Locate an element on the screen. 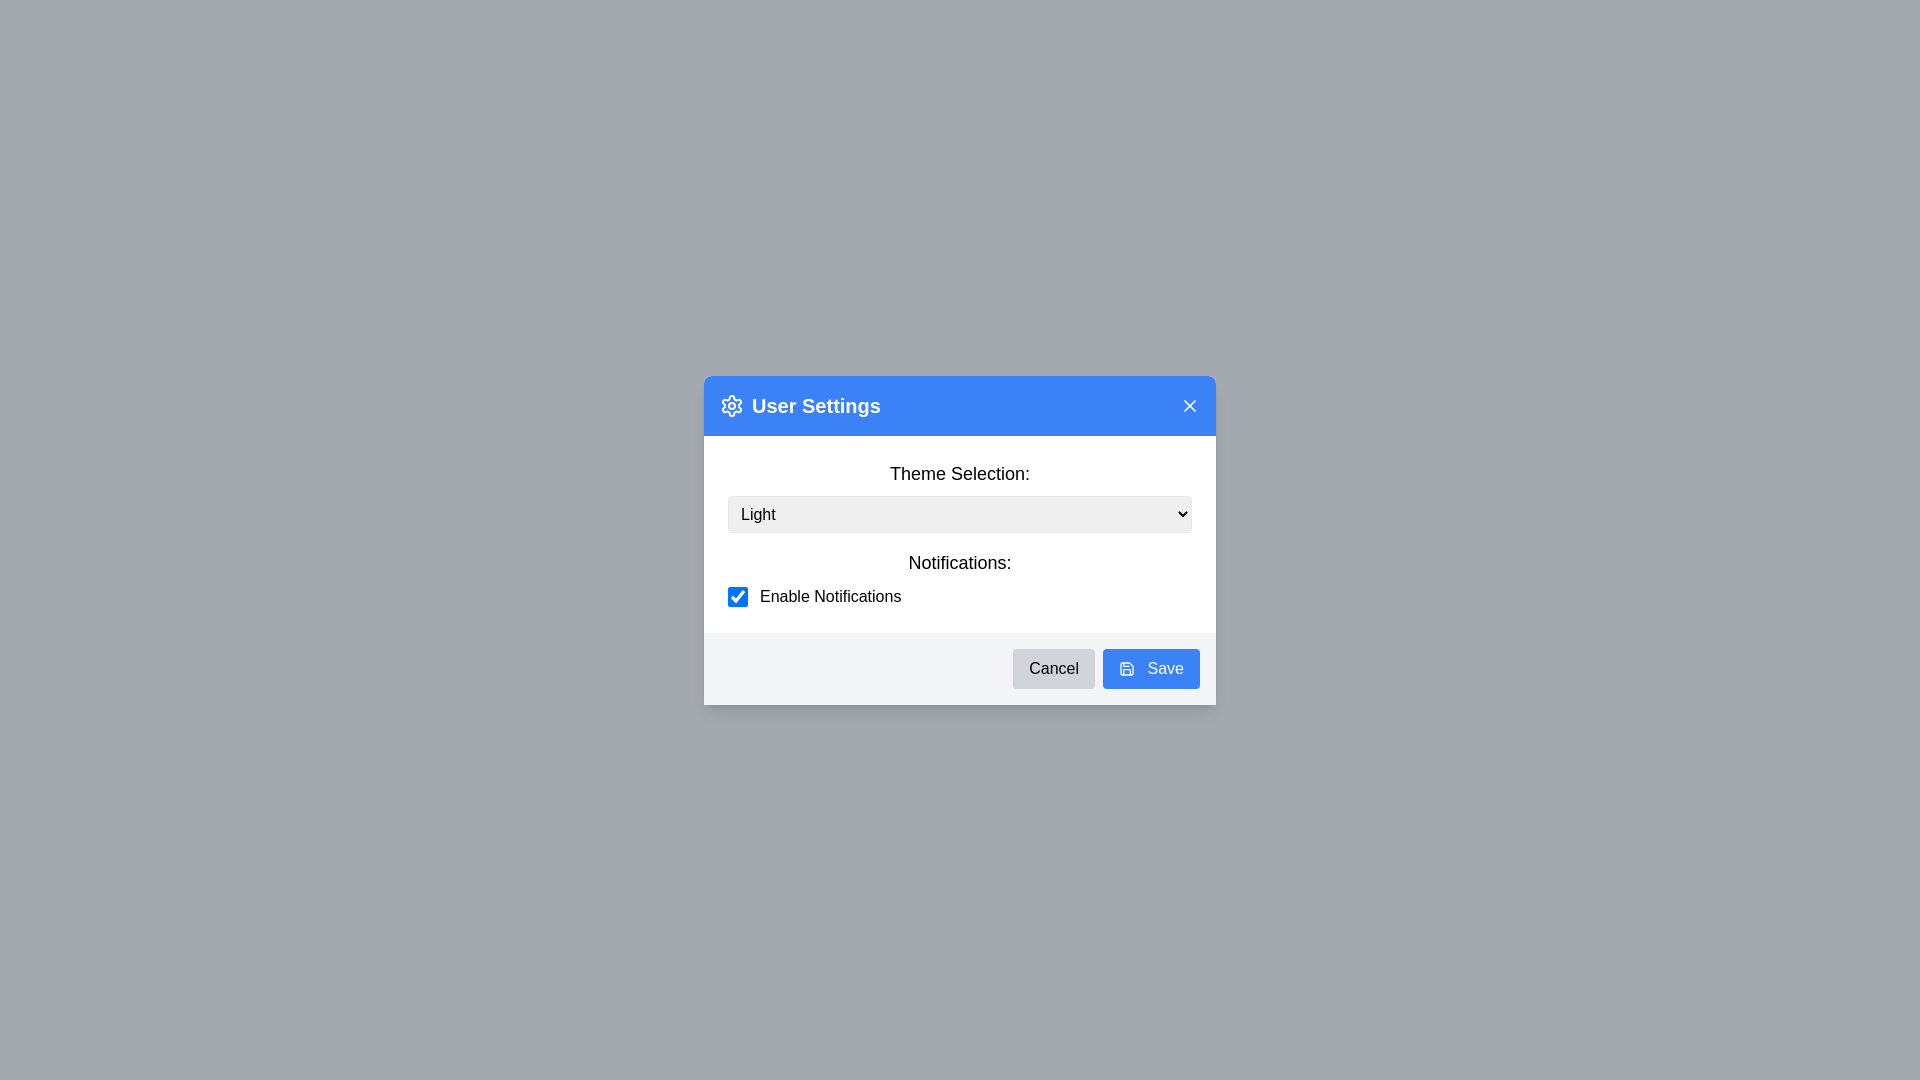 This screenshot has width=1920, height=1080. an option from the dropdown menu for the theme in the central Form Section of the 'User Settings' dialog box, located below the header and above the 'Cancel' and 'Save' buttons is located at coordinates (960, 532).